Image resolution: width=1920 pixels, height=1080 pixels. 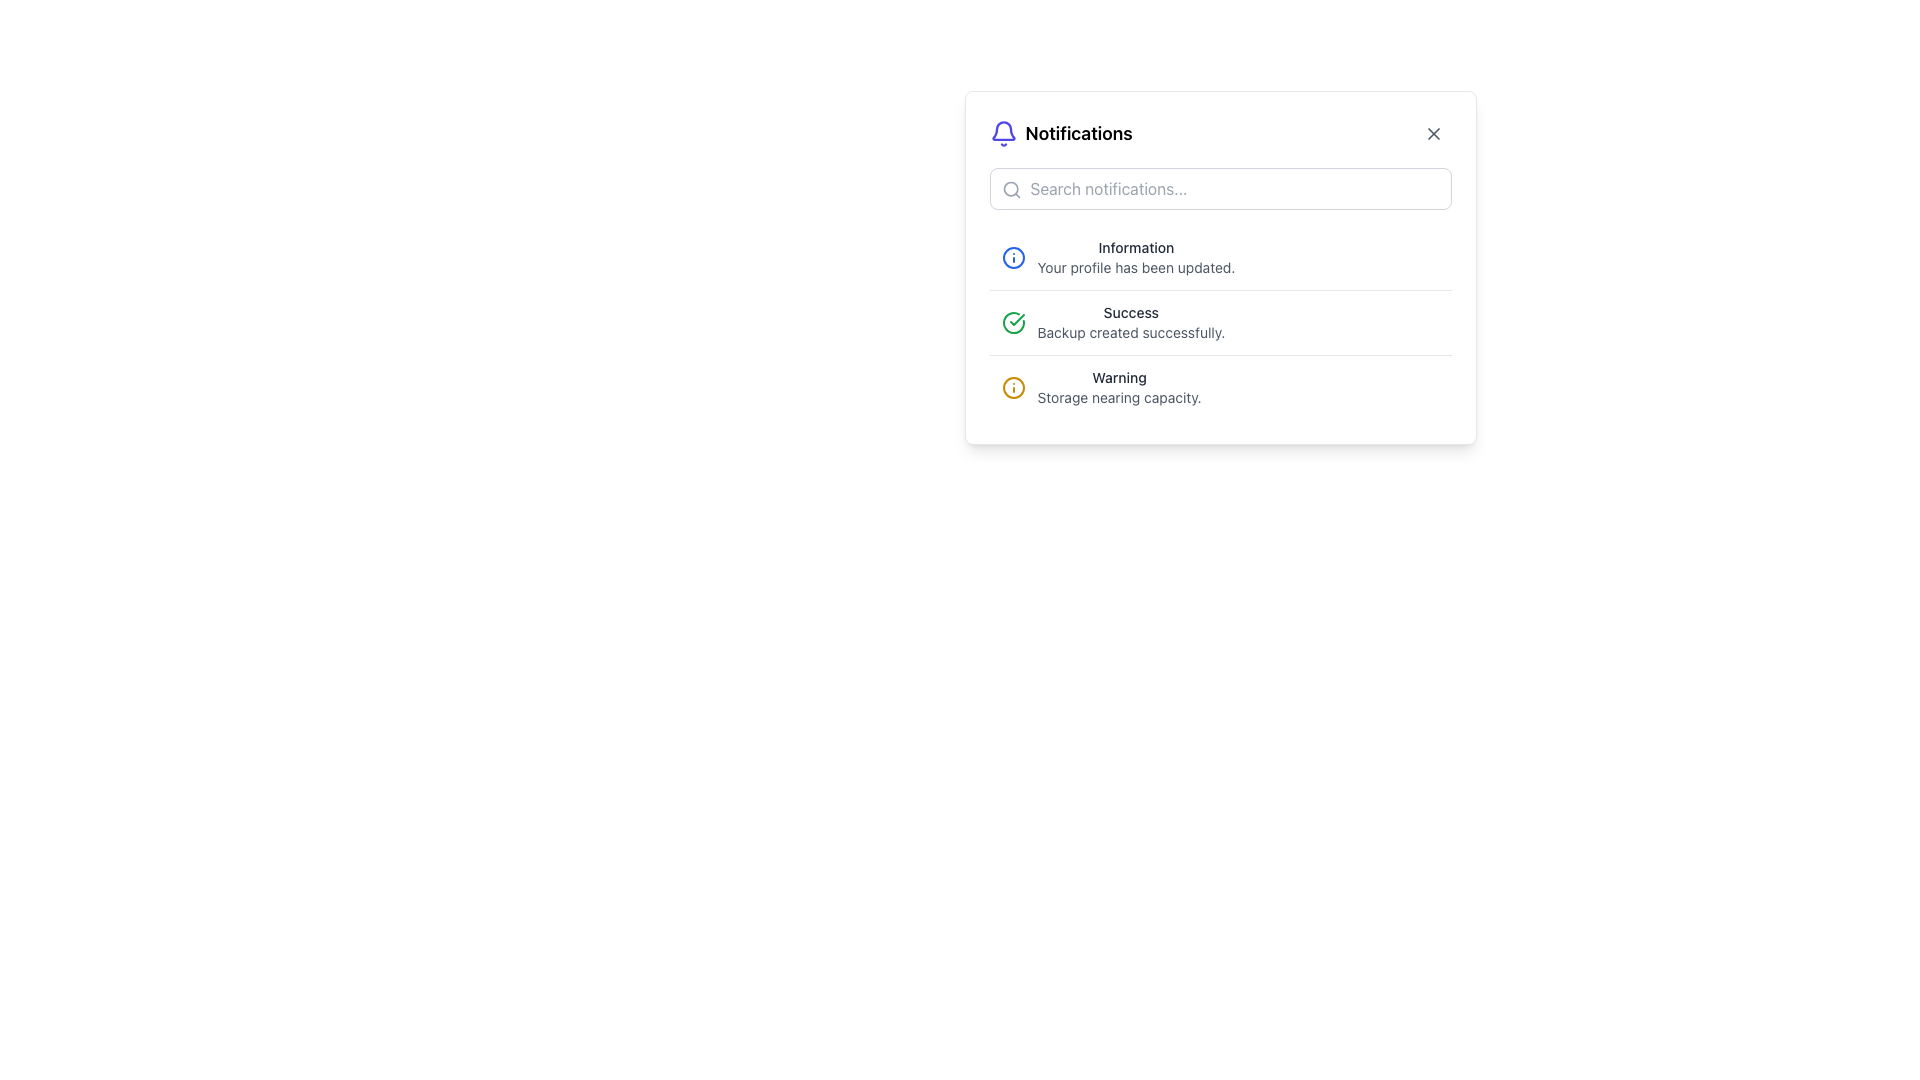 What do you see at coordinates (1136, 257) in the screenshot?
I see `the text block that provides feedback about the profile update, located in the upper section of the notification panel, to the right of an icon` at bounding box center [1136, 257].